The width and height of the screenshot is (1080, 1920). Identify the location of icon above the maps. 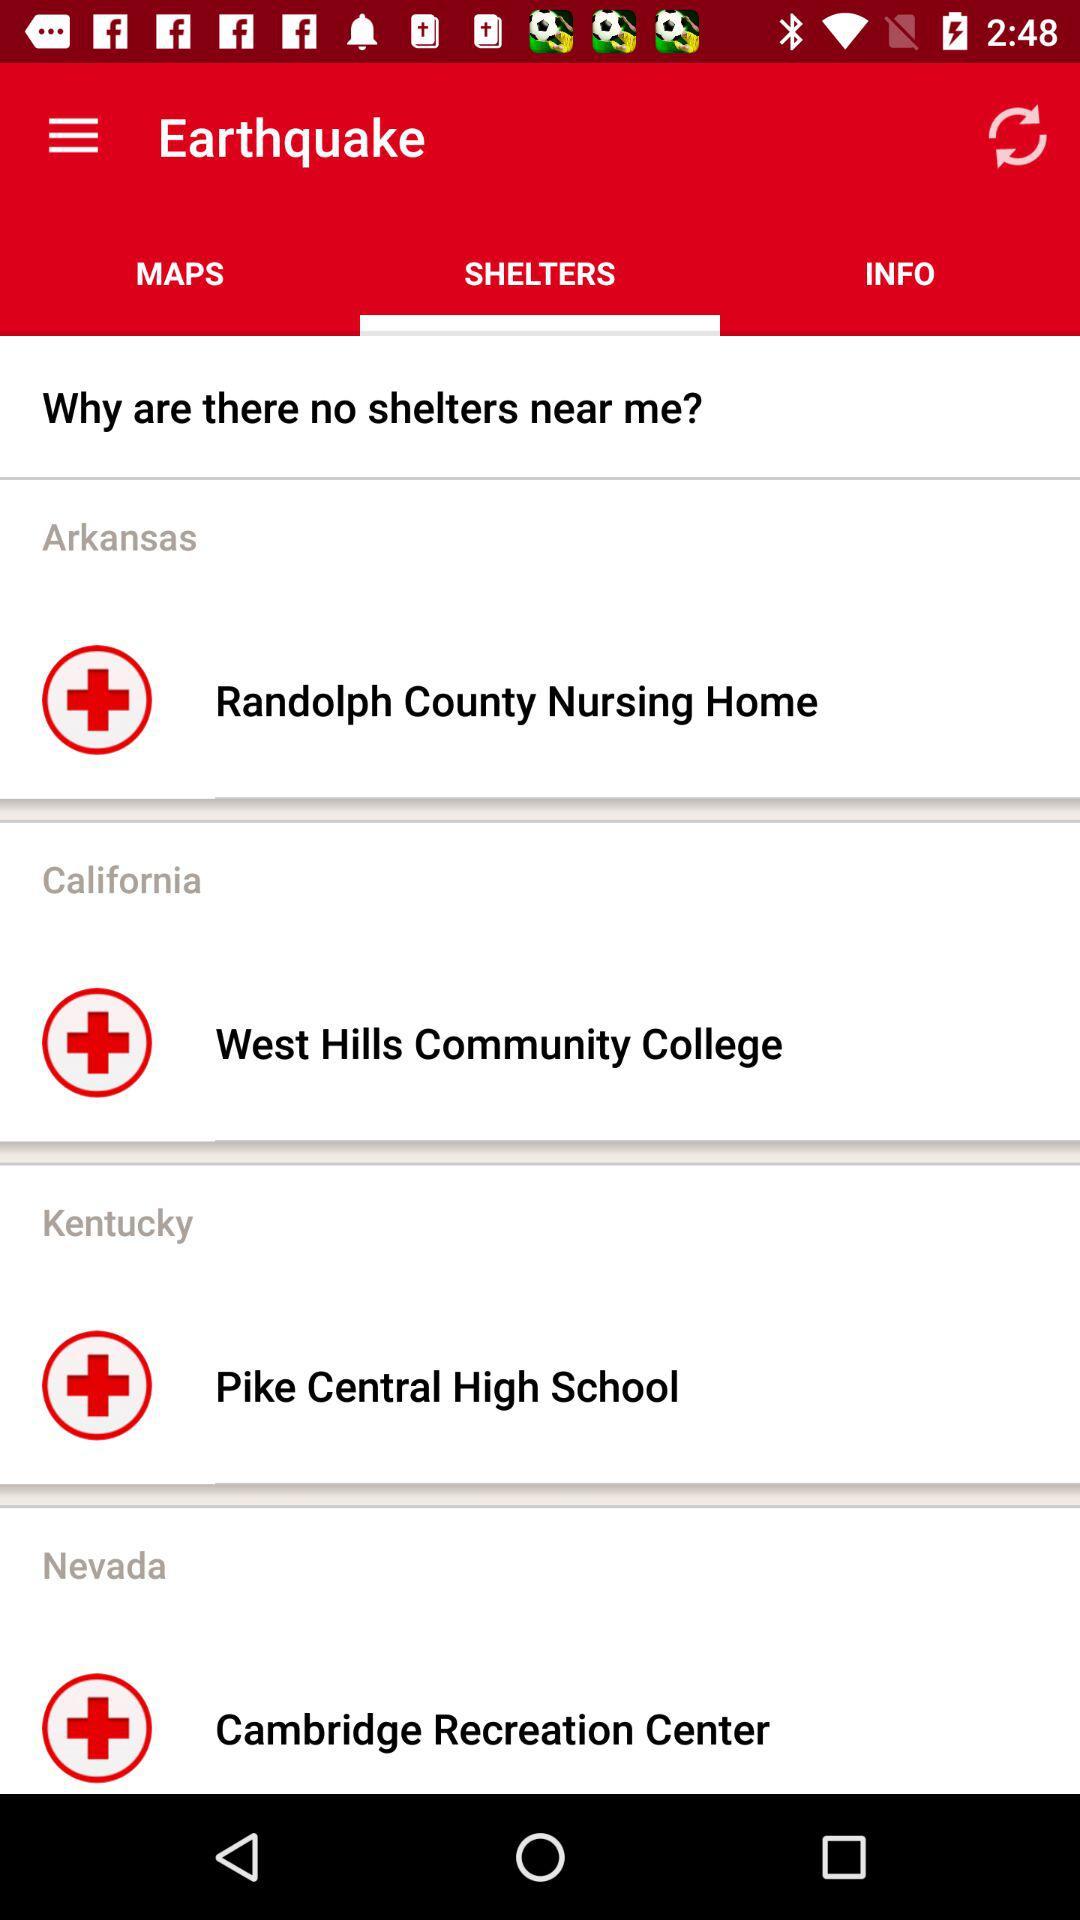
(72, 135).